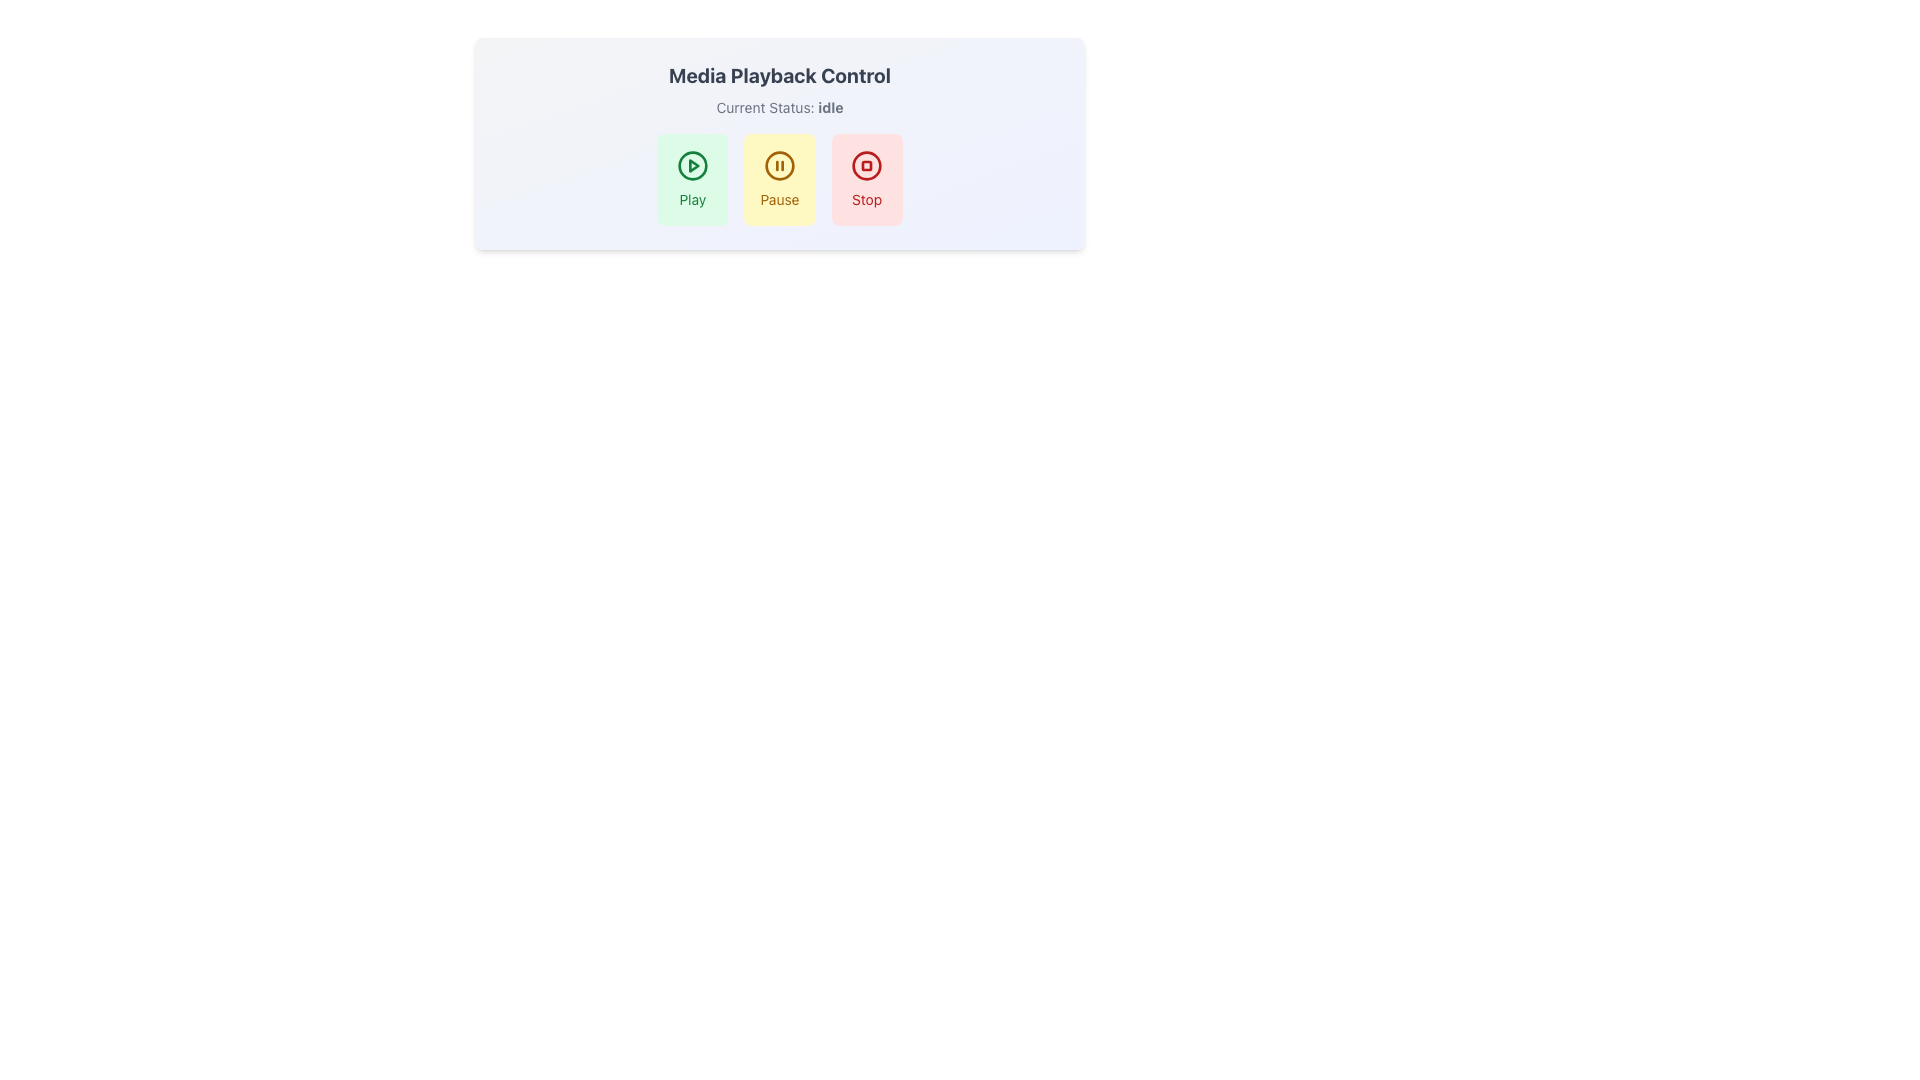 The height and width of the screenshot is (1080, 1920). I want to click on the 'Pause' button, which has a yellow background and a bold pause icon, so click(778, 180).